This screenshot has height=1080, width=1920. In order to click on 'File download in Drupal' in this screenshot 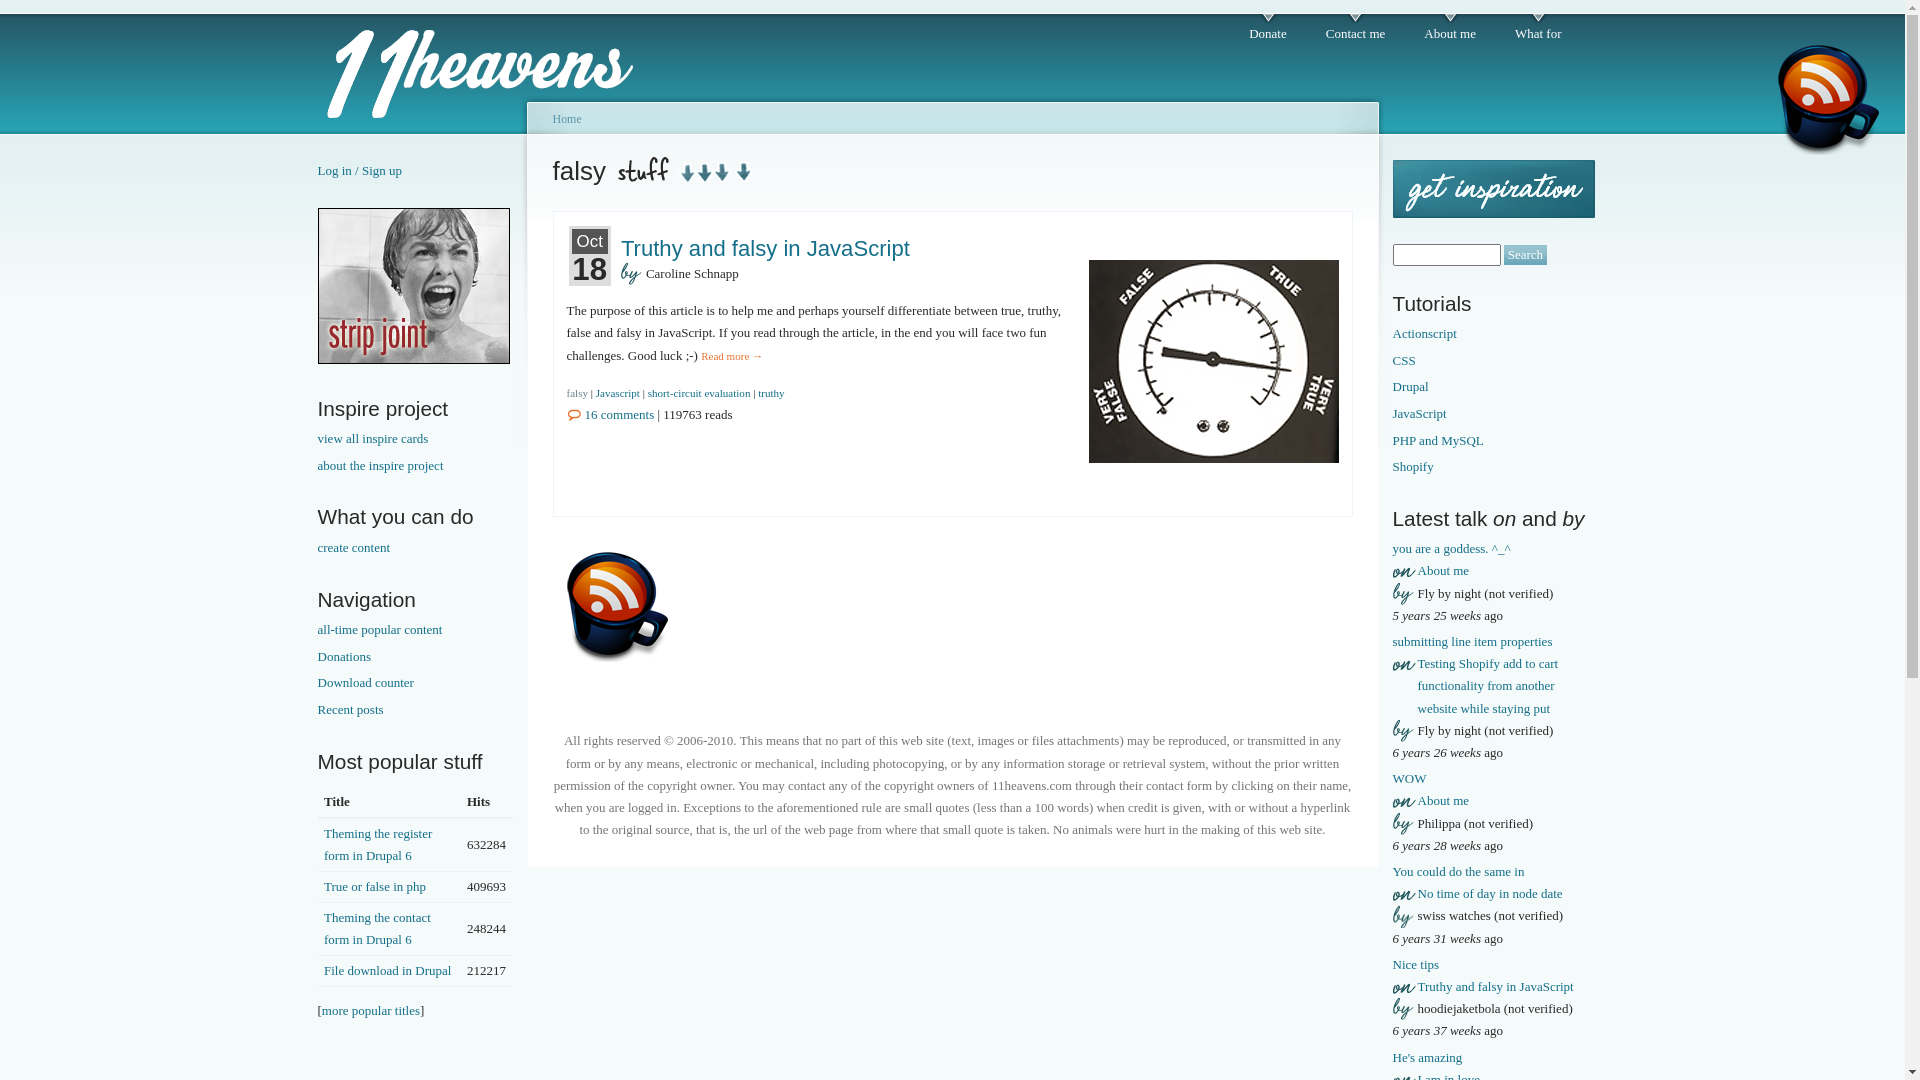, I will do `click(387, 969)`.